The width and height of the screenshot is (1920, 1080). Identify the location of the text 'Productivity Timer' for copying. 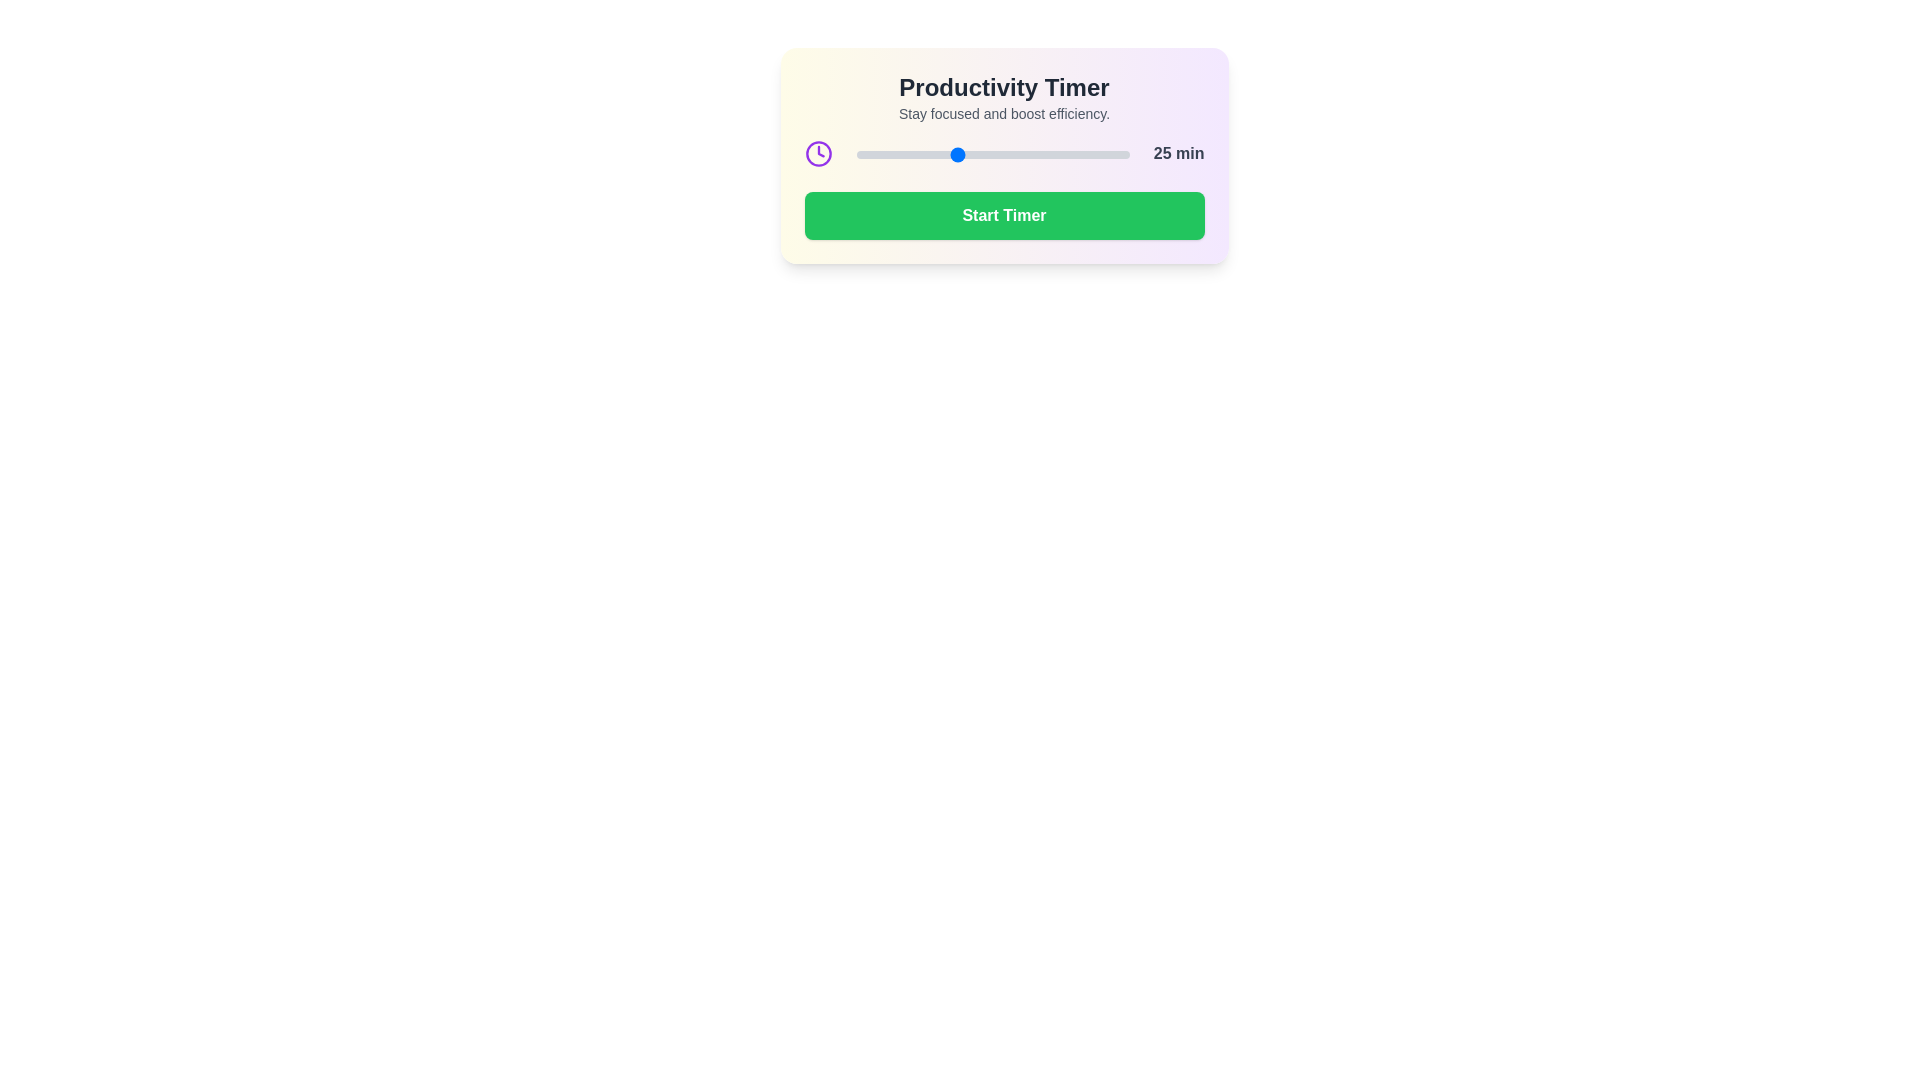
(1004, 87).